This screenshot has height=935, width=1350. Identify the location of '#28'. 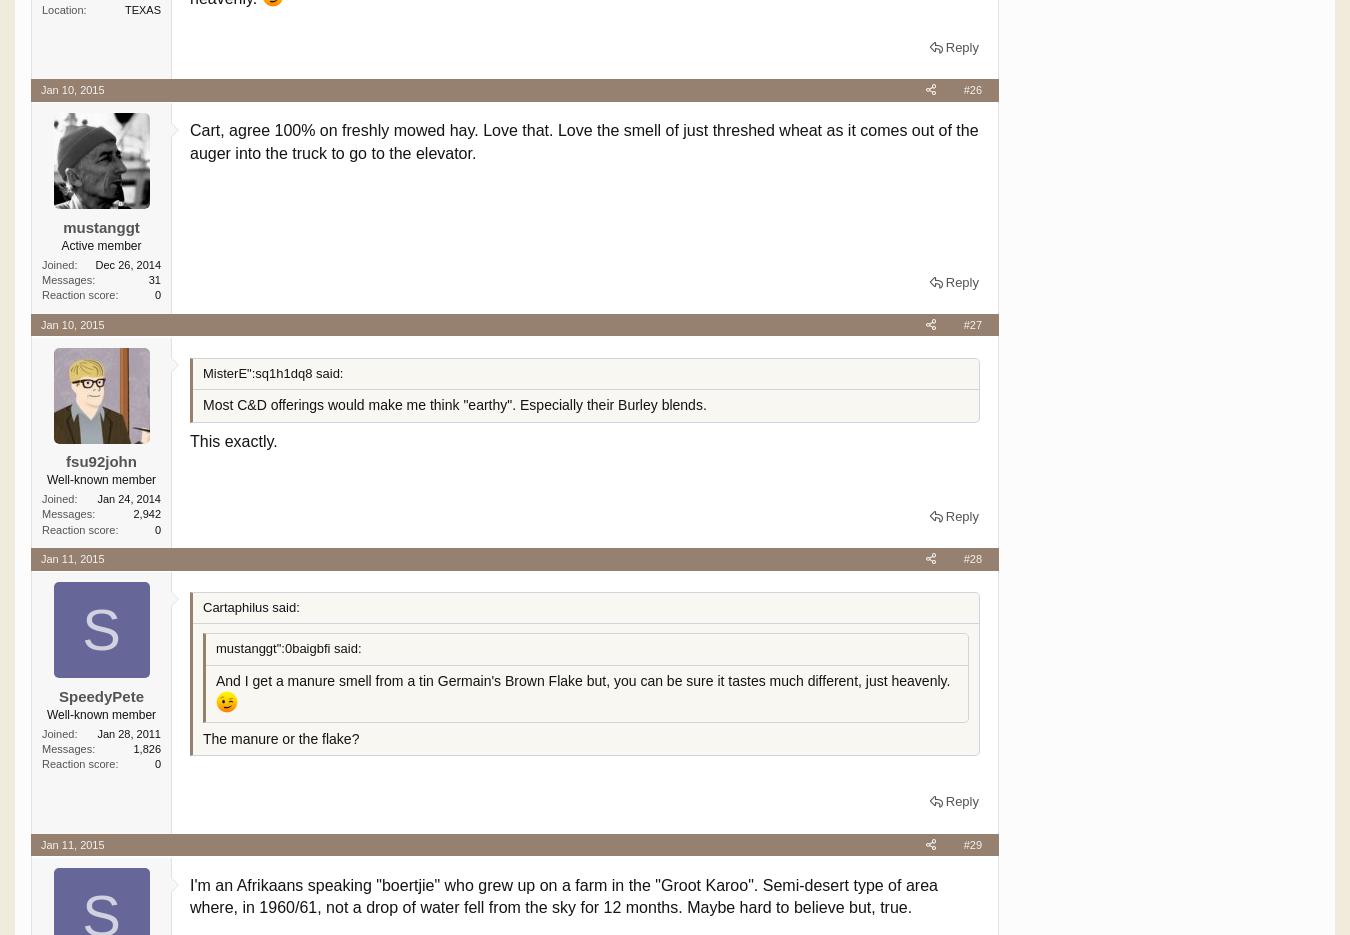
(971, 559).